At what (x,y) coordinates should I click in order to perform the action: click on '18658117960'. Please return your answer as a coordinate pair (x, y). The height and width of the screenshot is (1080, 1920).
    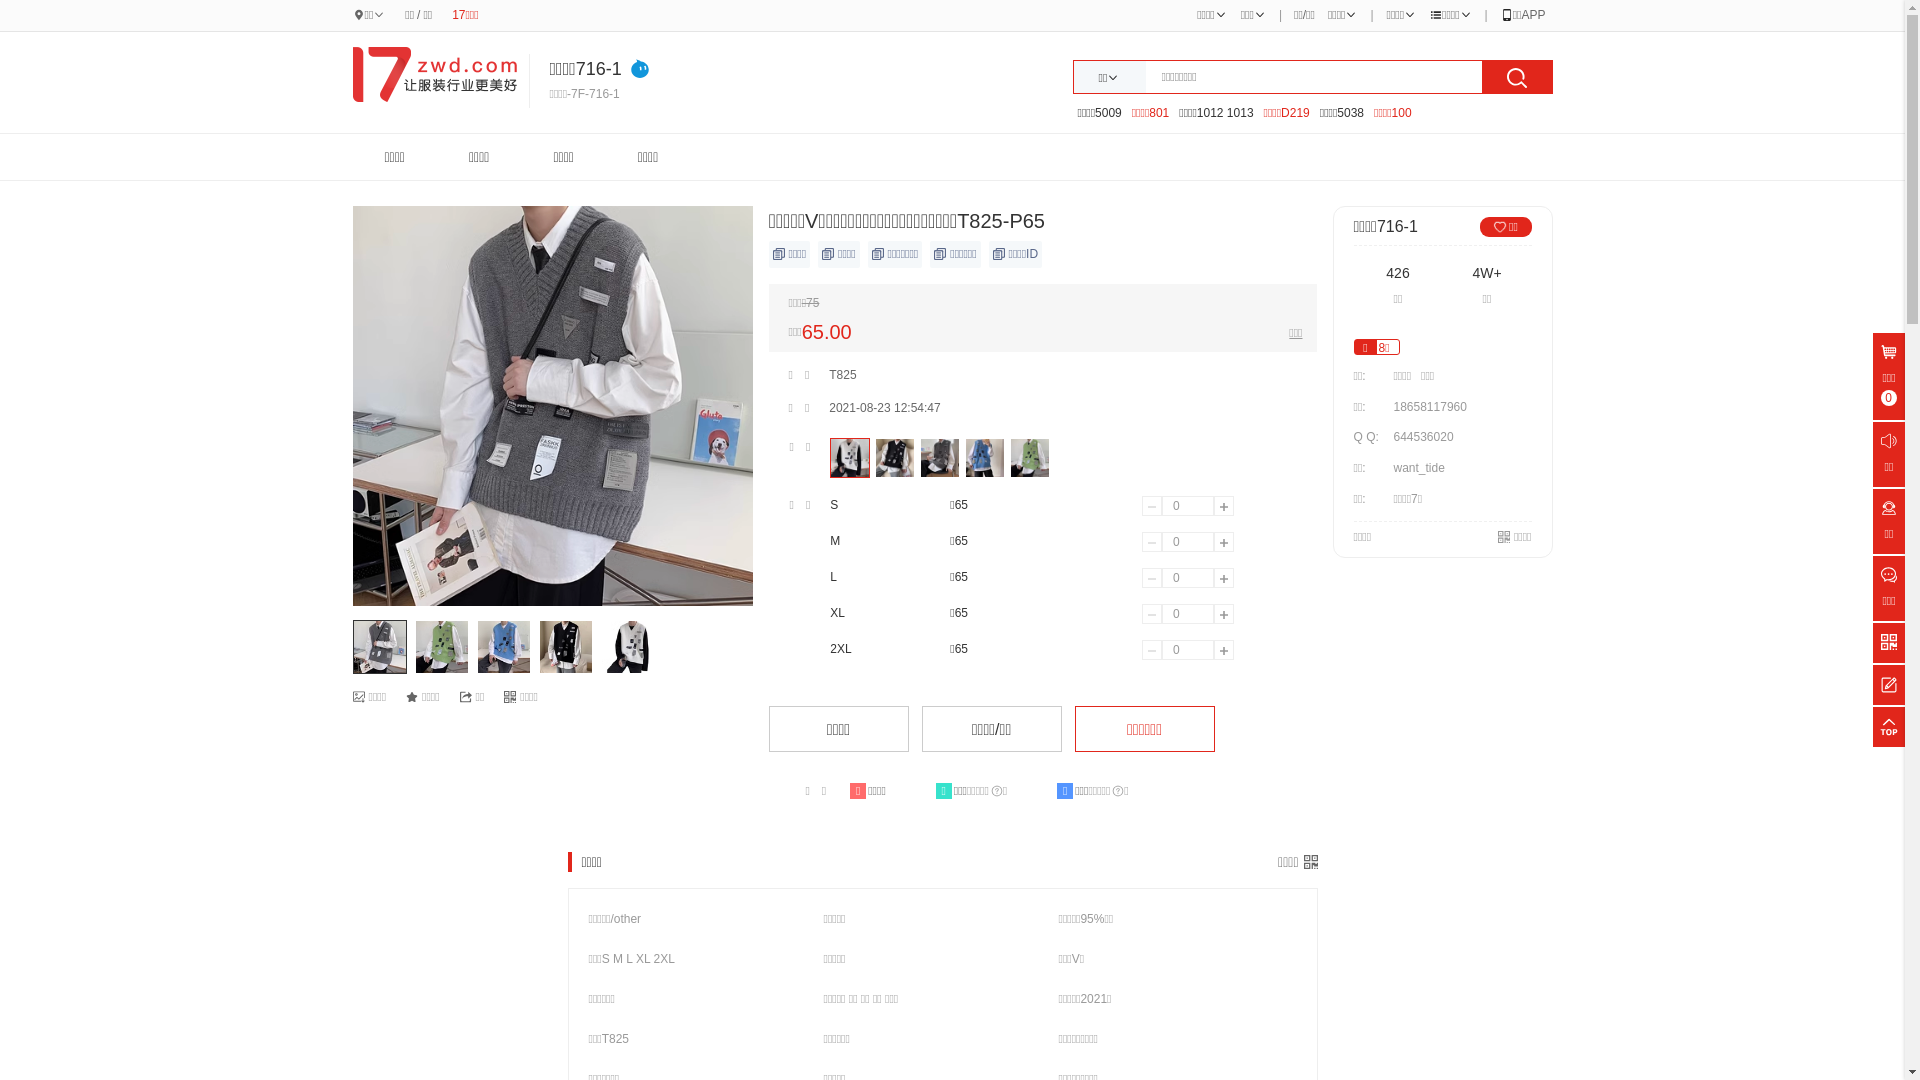
    Looking at the image, I should click on (1386, 406).